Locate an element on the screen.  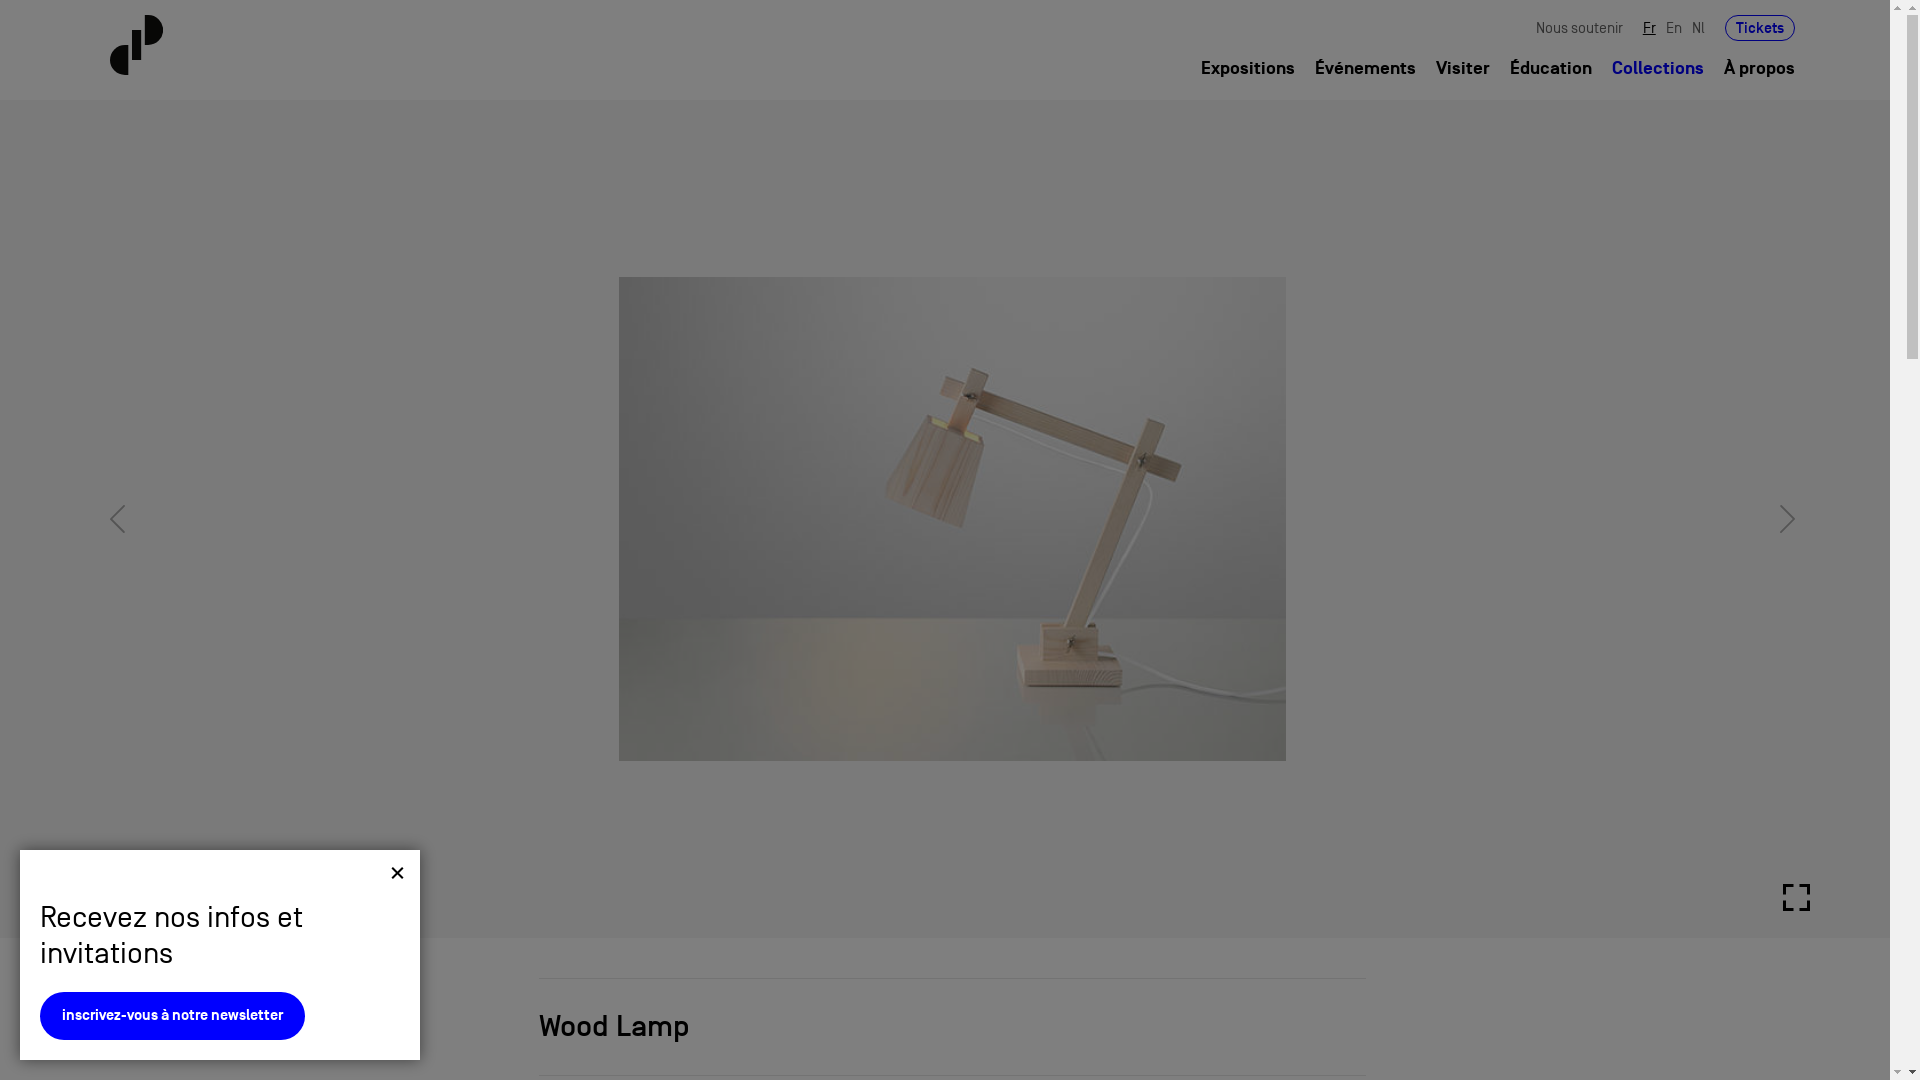
'Nl' is located at coordinates (1697, 27).